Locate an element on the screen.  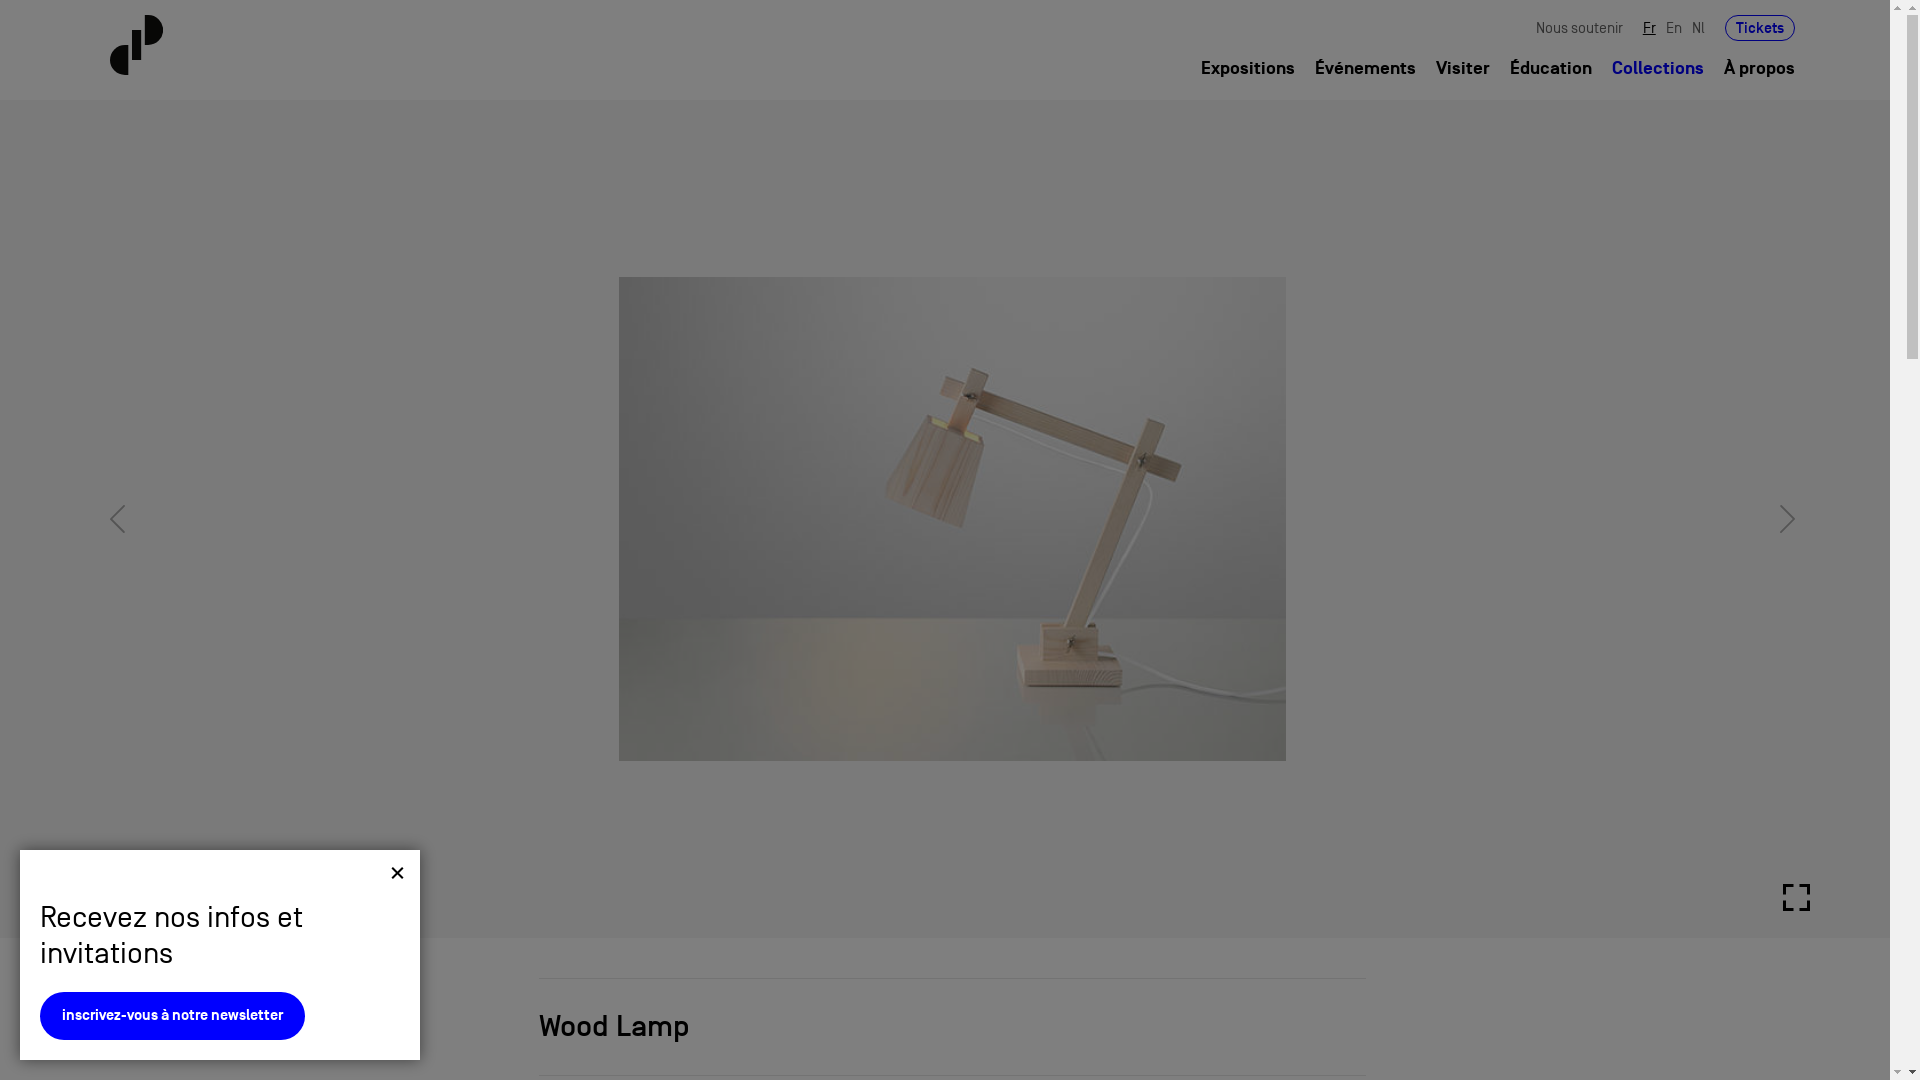
'Nl' is located at coordinates (1697, 27).